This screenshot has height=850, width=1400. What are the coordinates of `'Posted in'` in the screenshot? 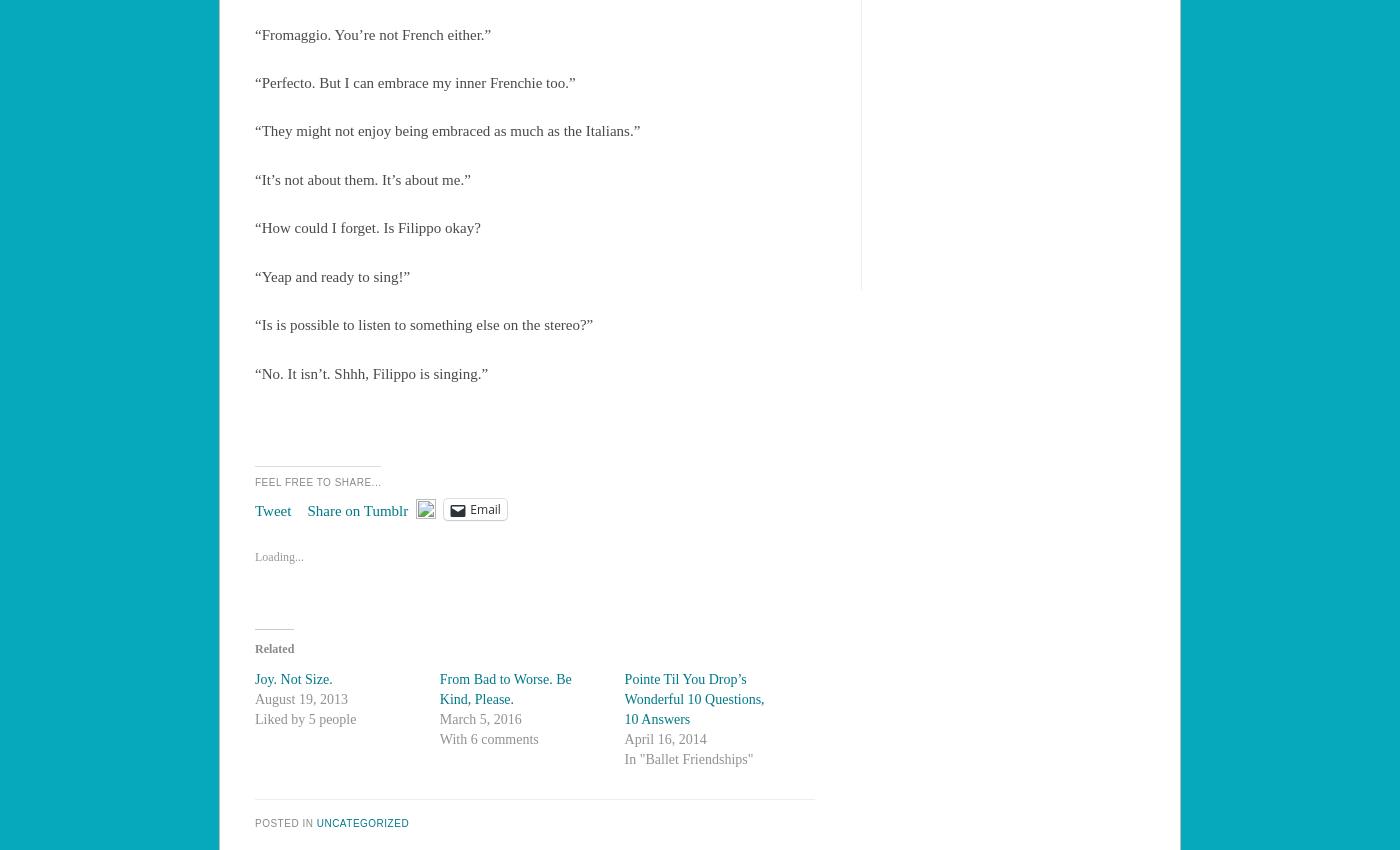 It's located at (285, 822).